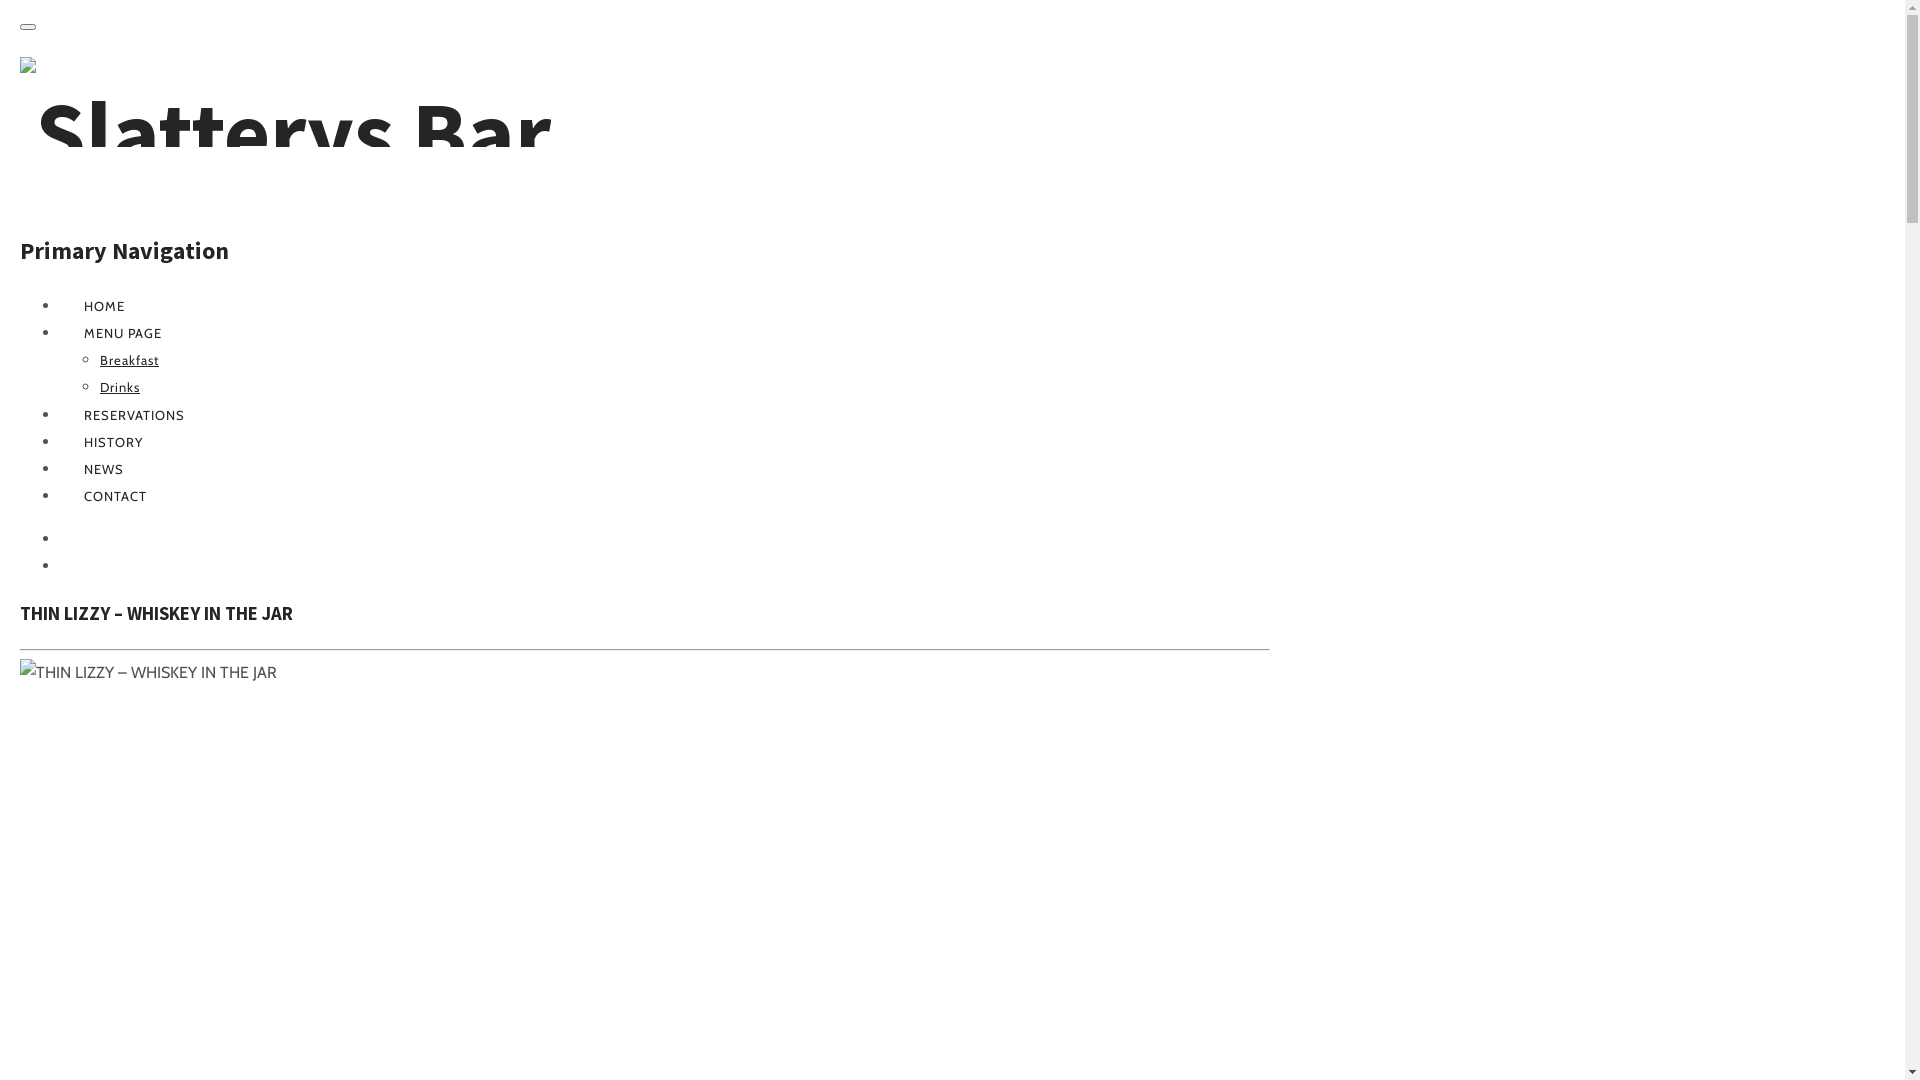 The height and width of the screenshot is (1080, 1920). Describe the element at coordinates (128, 358) in the screenshot. I see `'Breakfast'` at that location.